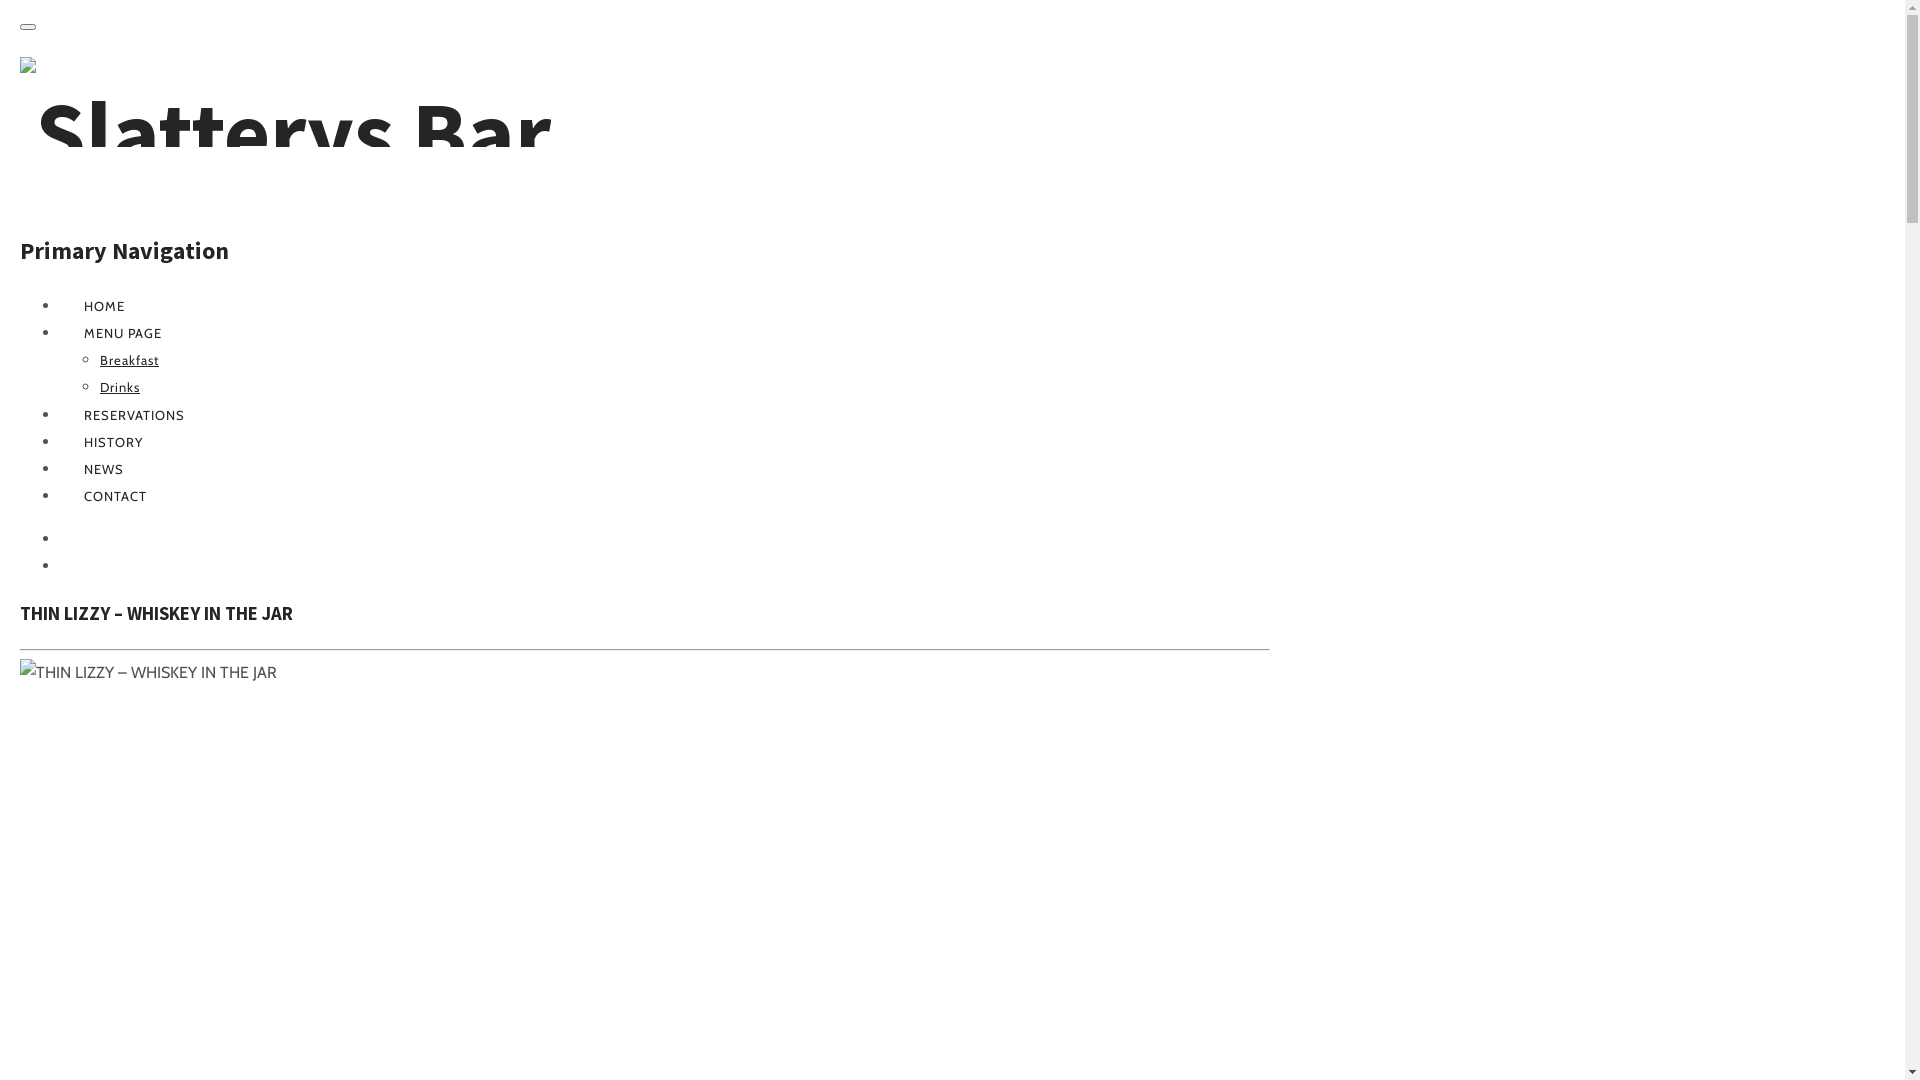 The height and width of the screenshot is (1080, 1920). Describe the element at coordinates (128, 358) in the screenshot. I see `'Breakfast'` at that location.